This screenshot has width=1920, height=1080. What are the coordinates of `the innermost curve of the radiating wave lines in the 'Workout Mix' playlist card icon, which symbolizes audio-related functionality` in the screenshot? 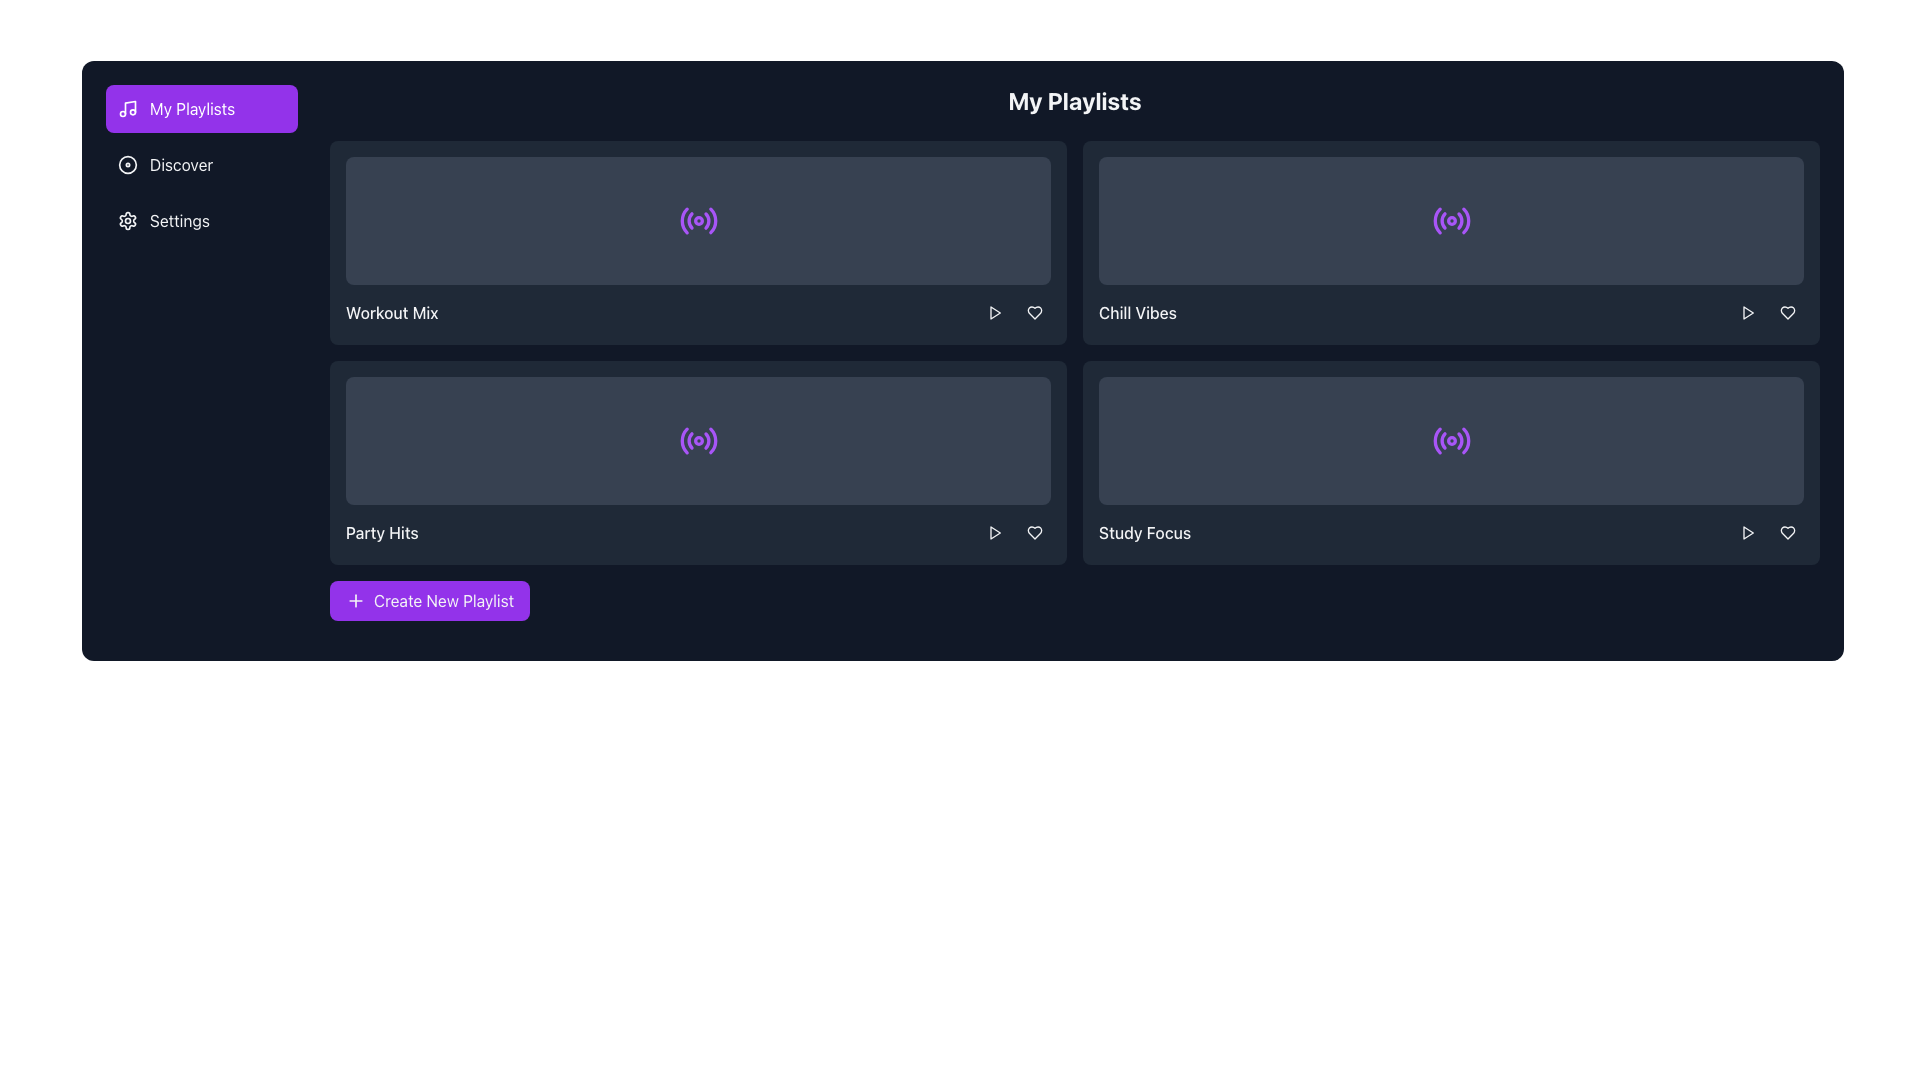 It's located at (684, 220).